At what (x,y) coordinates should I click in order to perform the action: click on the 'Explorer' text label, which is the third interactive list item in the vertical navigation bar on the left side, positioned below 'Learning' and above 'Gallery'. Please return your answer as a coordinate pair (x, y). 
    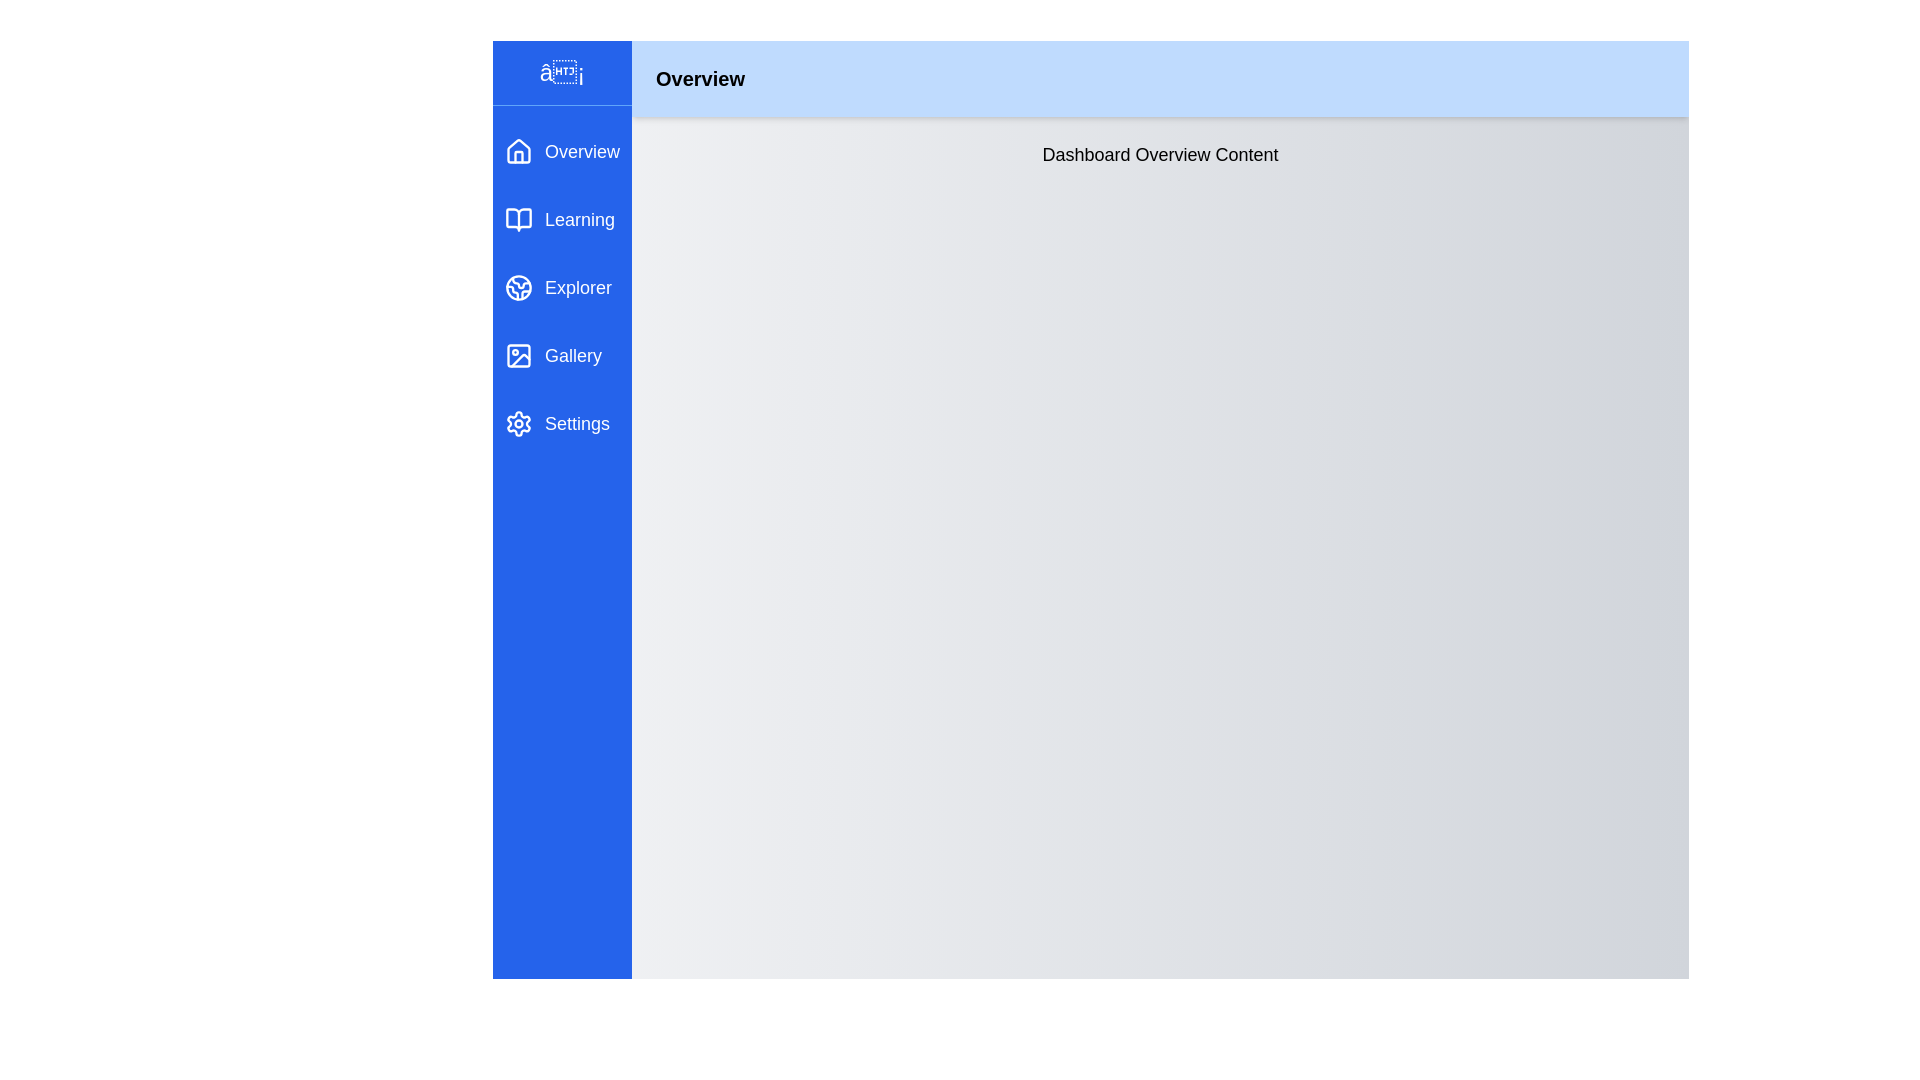
    Looking at the image, I should click on (577, 288).